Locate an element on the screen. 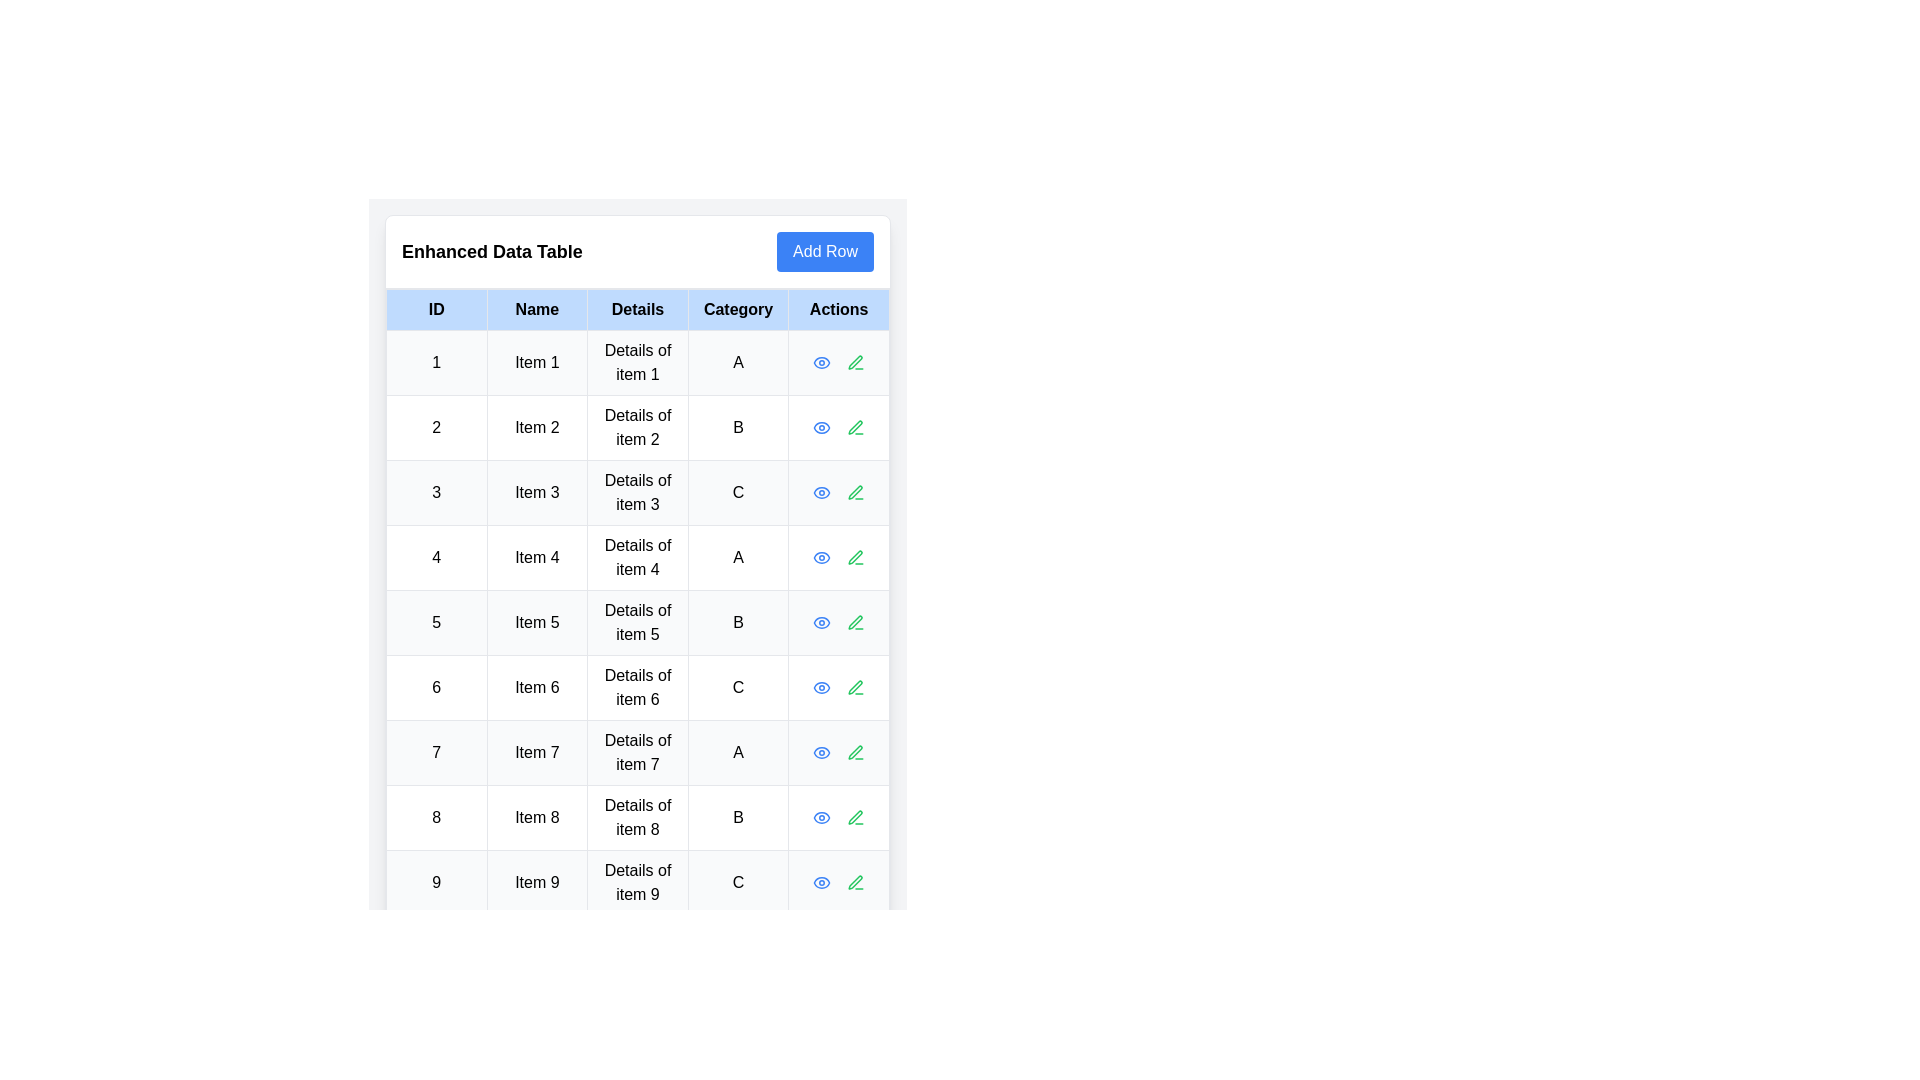 The width and height of the screenshot is (1920, 1080). the green pen-like icon button located in the 'Actions' column next to 'Details of item 1' is located at coordinates (855, 362).